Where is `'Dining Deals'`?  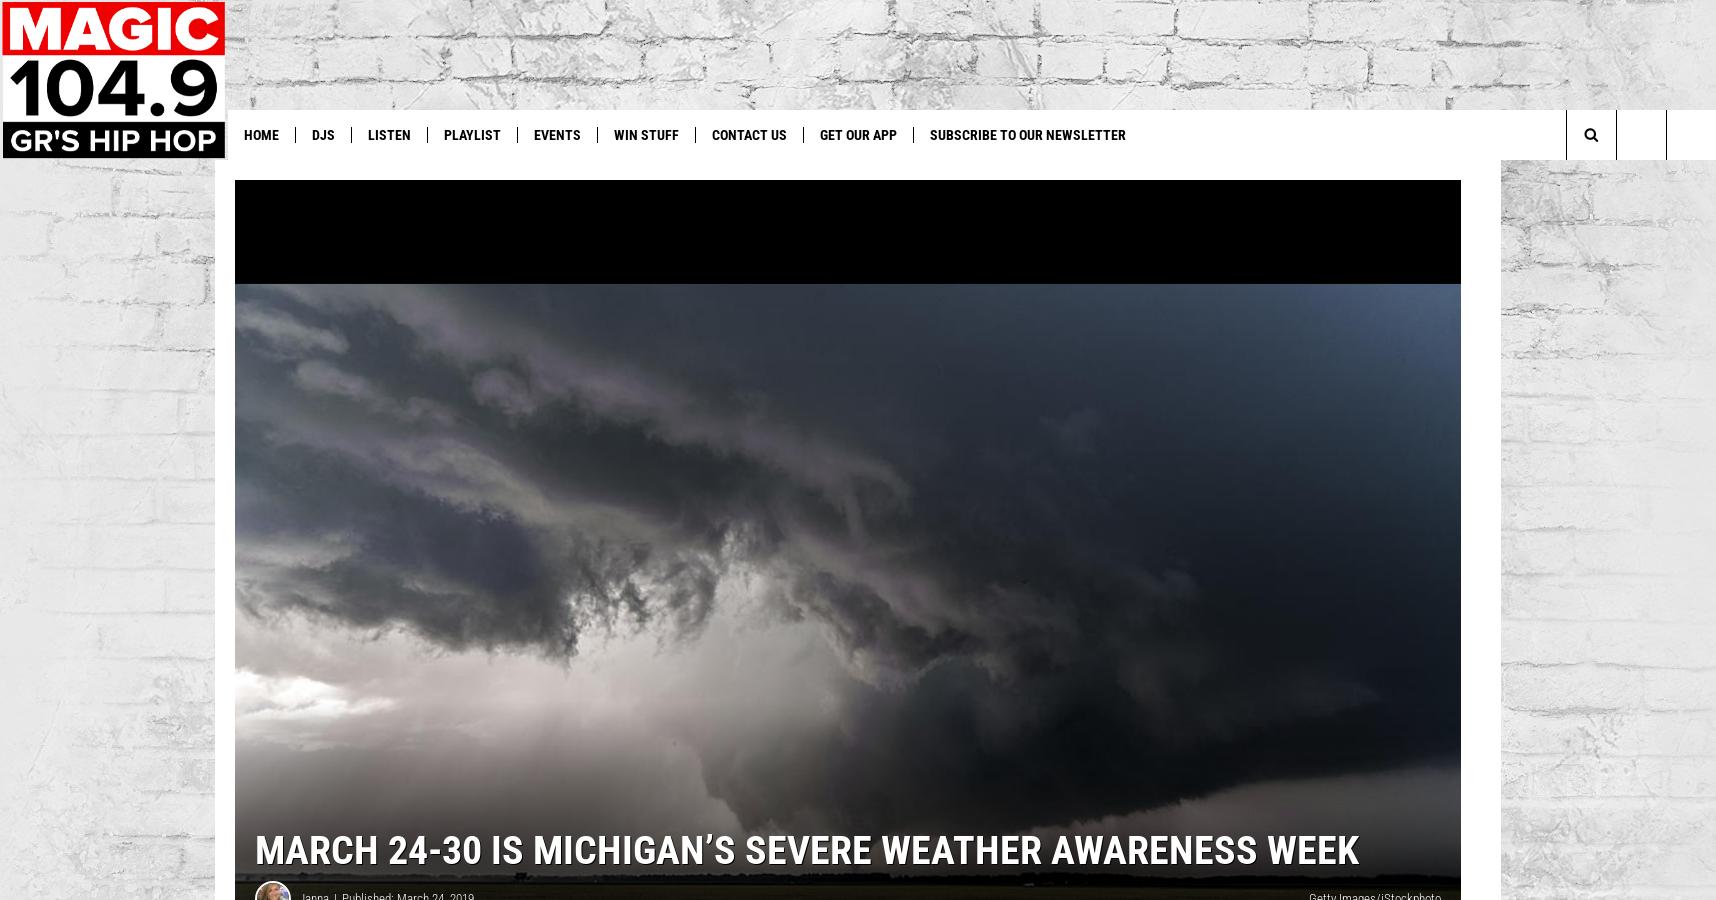 'Dining Deals' is located at coordinates (792, 176).